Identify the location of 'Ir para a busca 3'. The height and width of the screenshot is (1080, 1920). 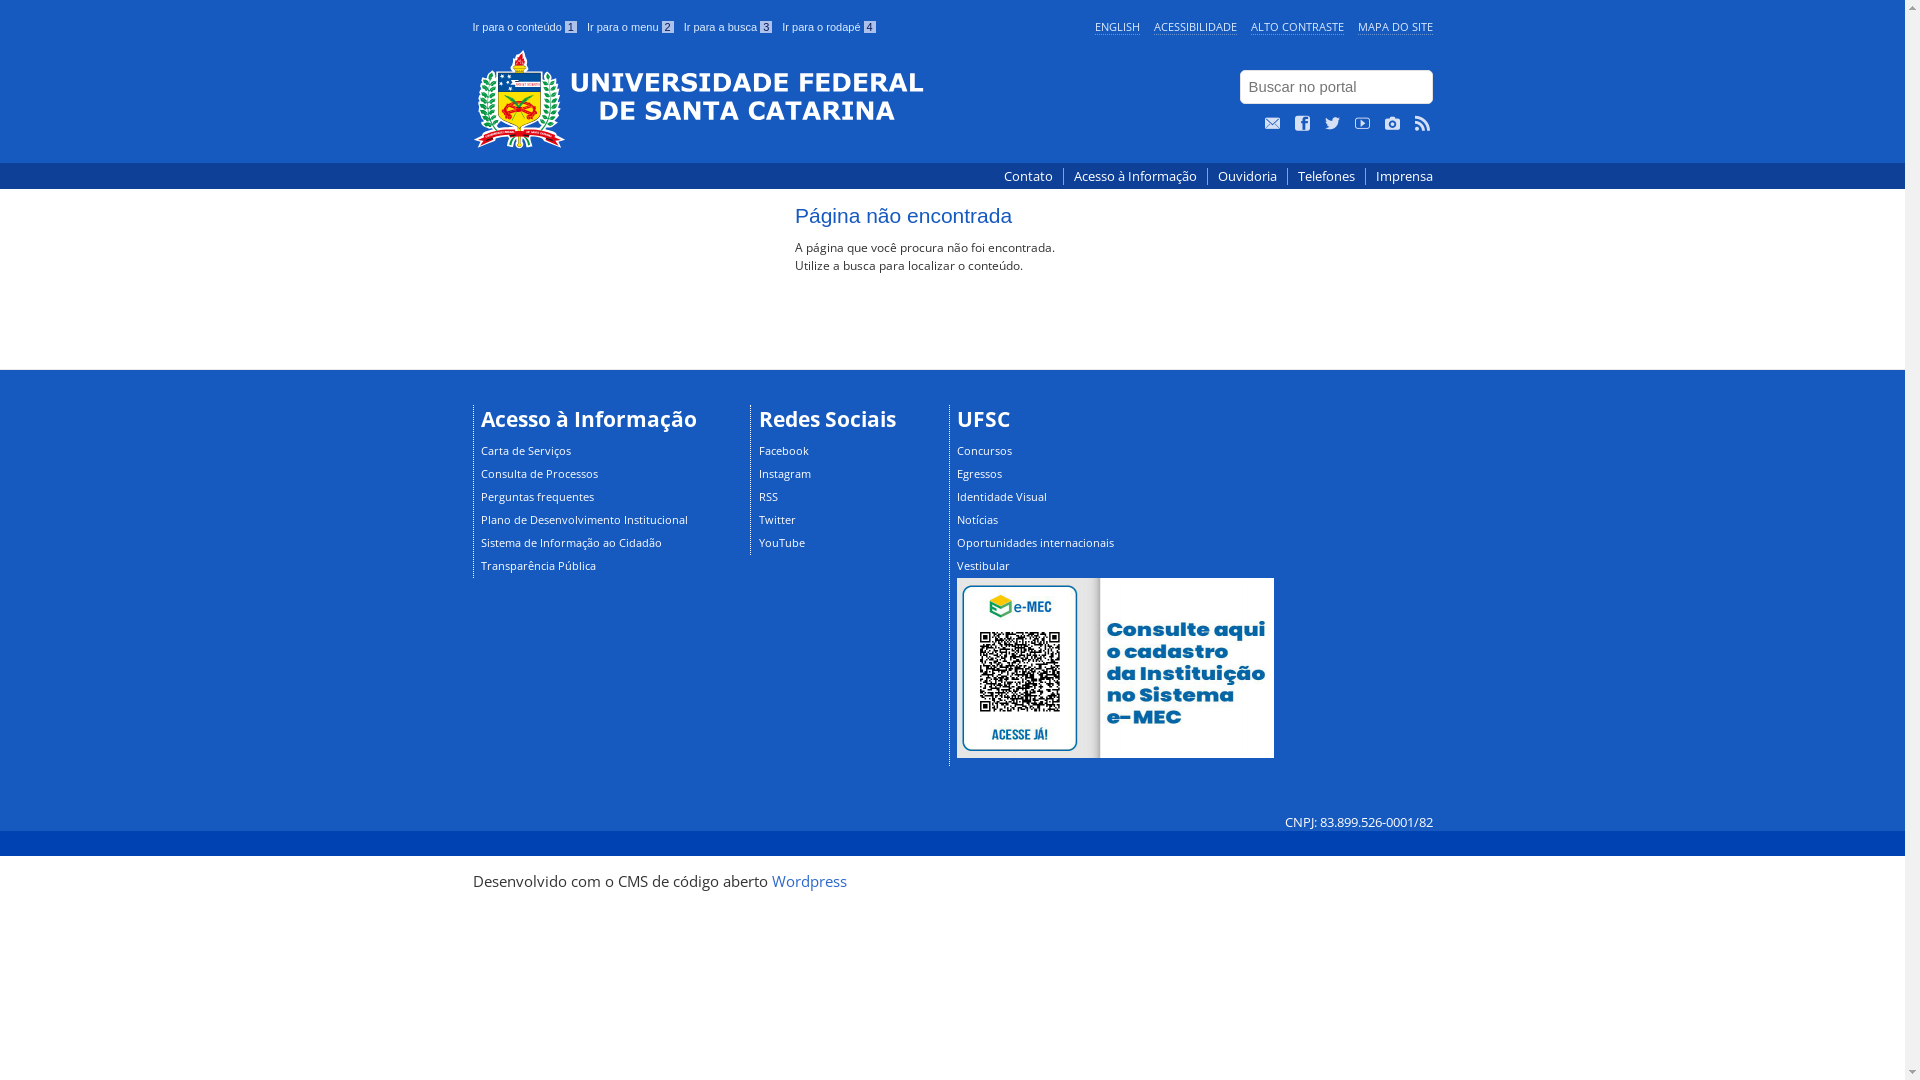
(727, 27).